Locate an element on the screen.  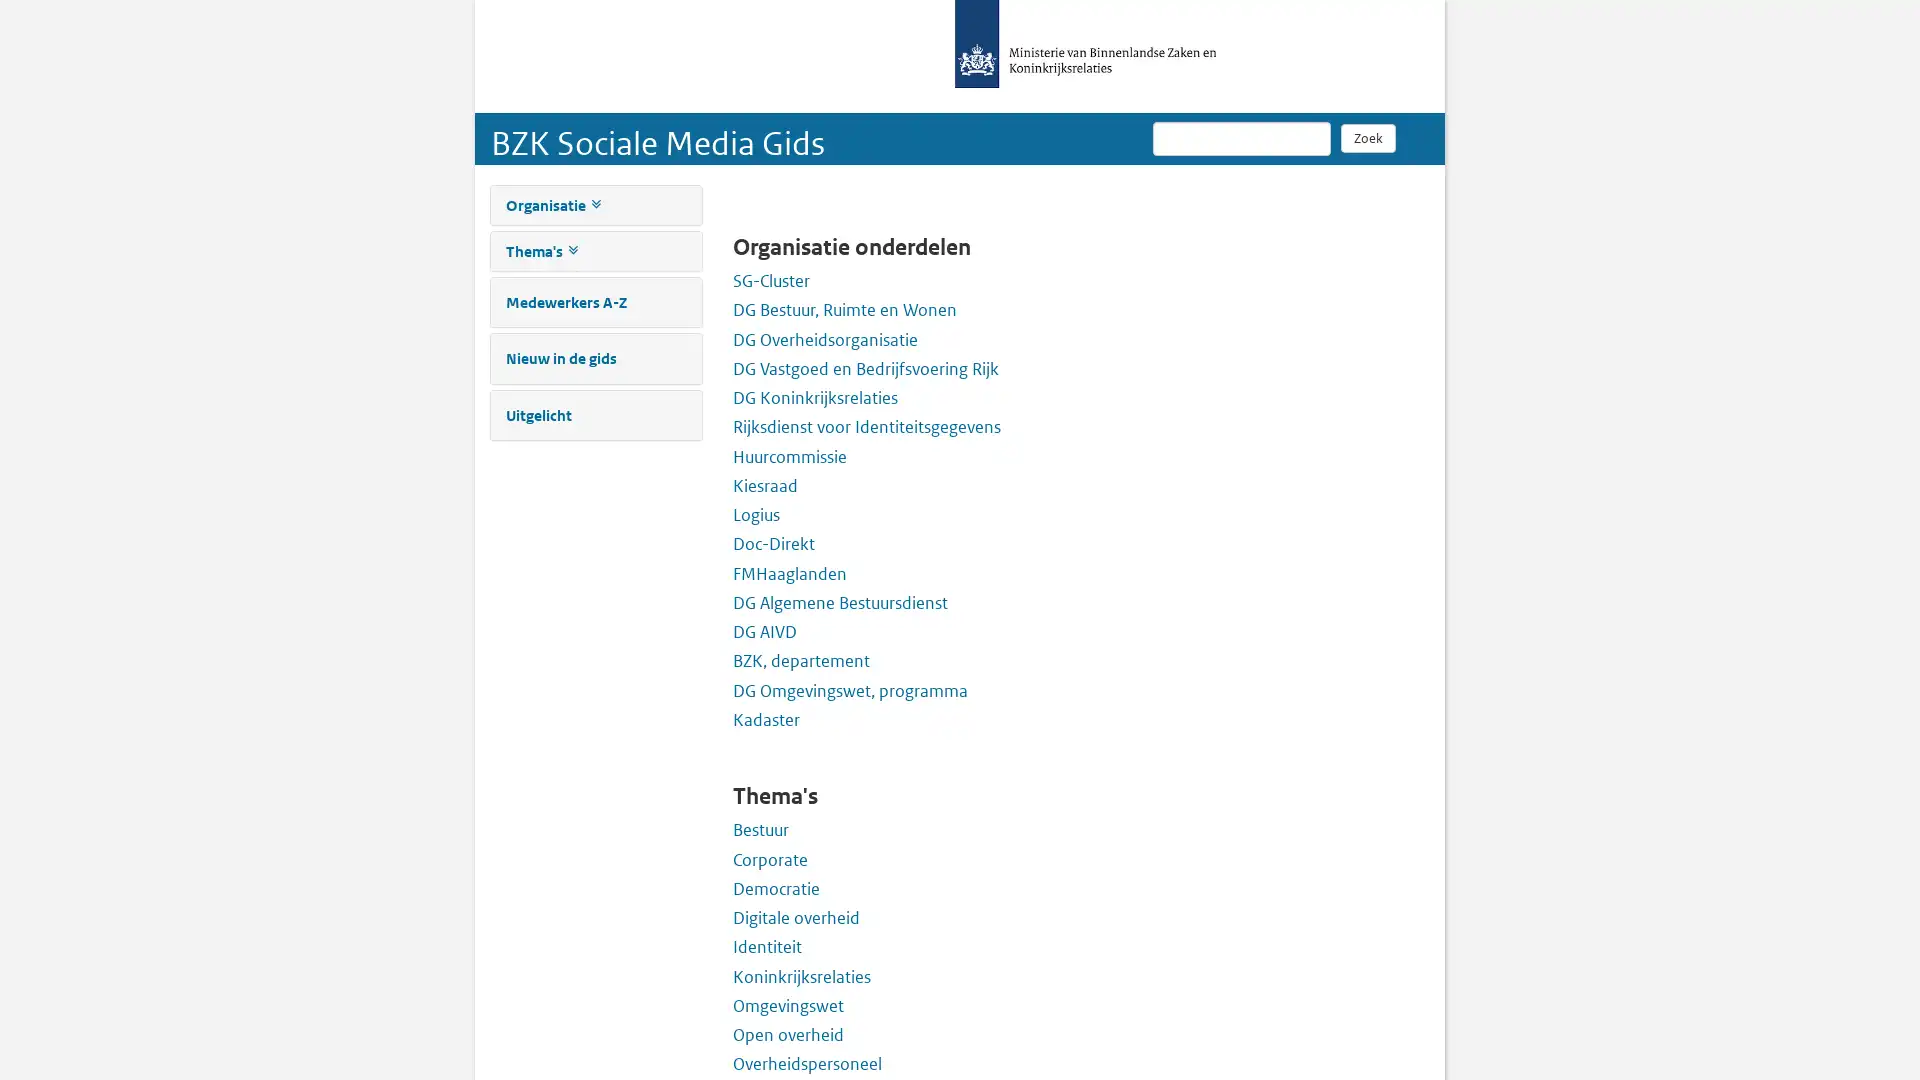
Thema's is located at coordinates (541, 250).